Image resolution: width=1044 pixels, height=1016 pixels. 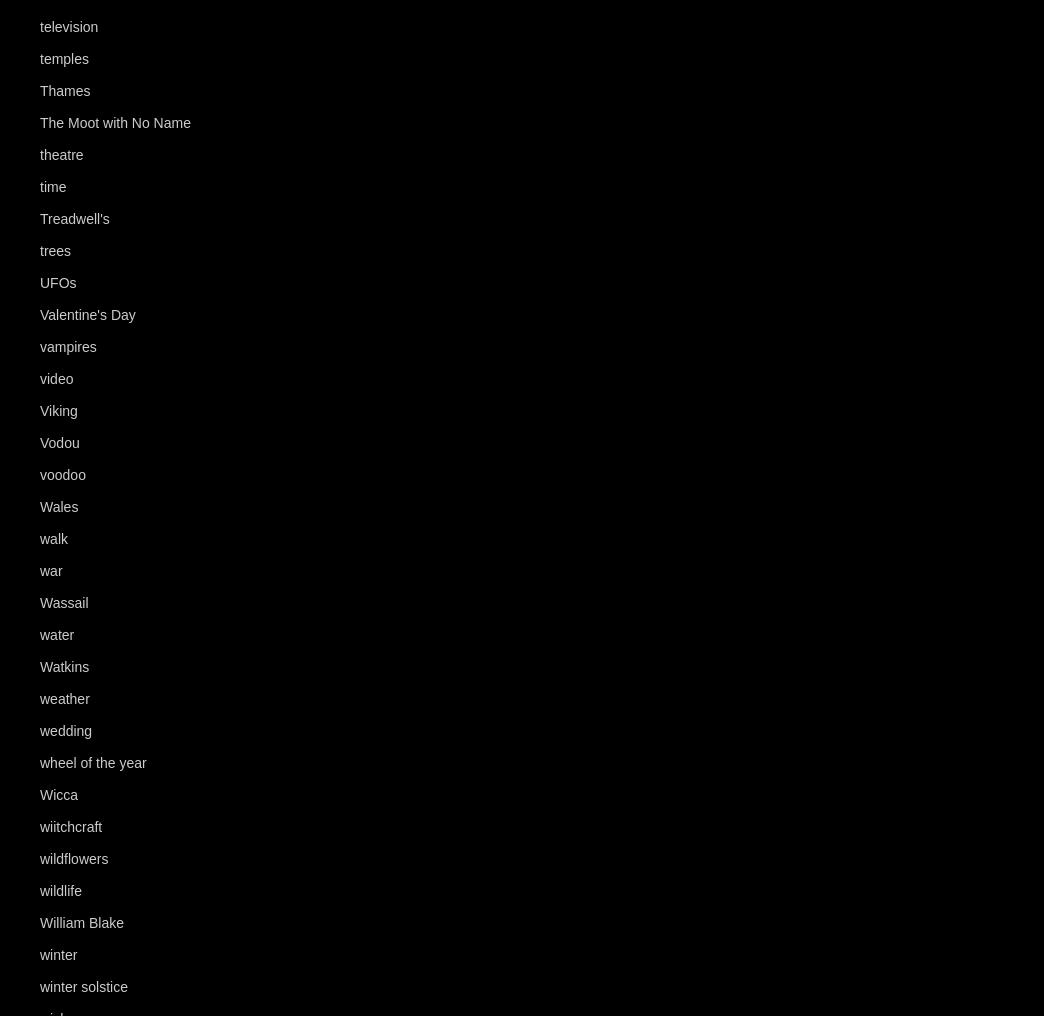 What do you see at coordinates (57, 794) in the screenshot?
I see `'Wicca'` at bounding box center [57, 794].